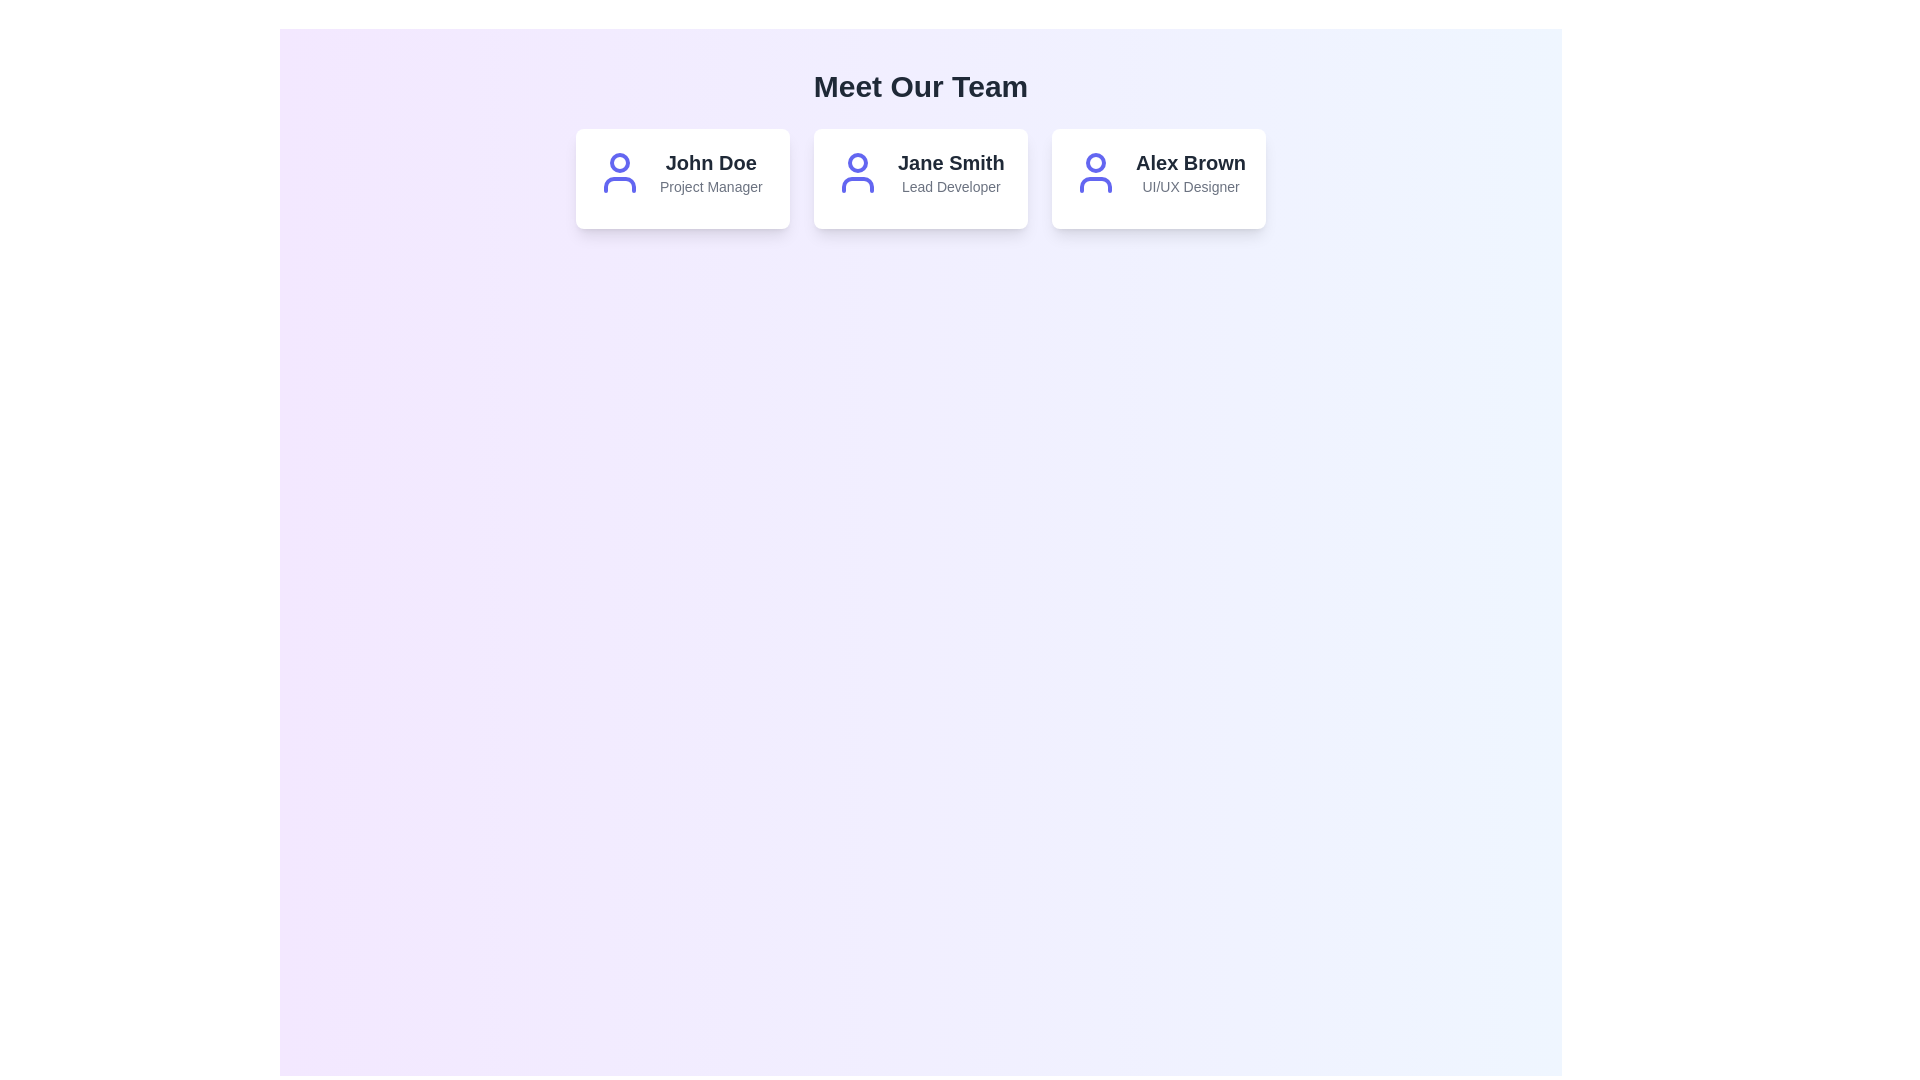 This screenshot has height=1080, width=1920. Describe the element at coordinates (1158, 172) in the screenshot. I see `the rightmost profile card representing a team member` at that location.